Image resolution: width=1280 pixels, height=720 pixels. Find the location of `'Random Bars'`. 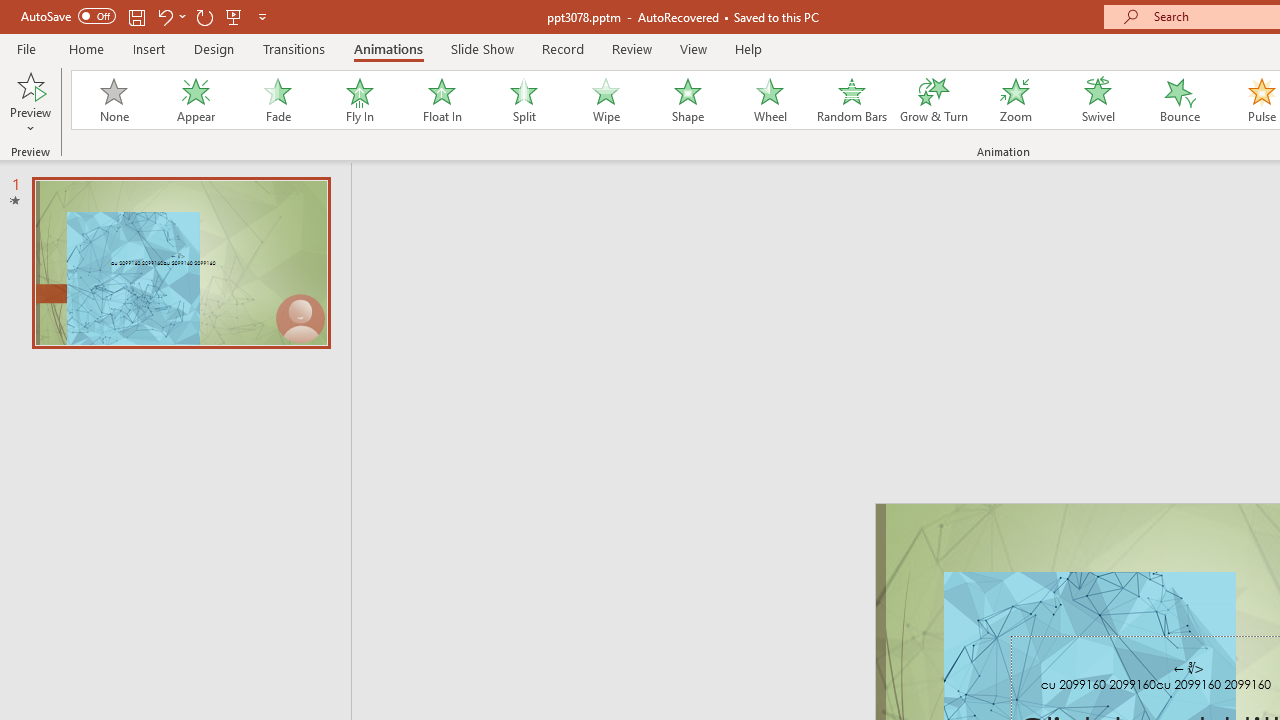

'Random Bars' is located at coordinates (852, 100).